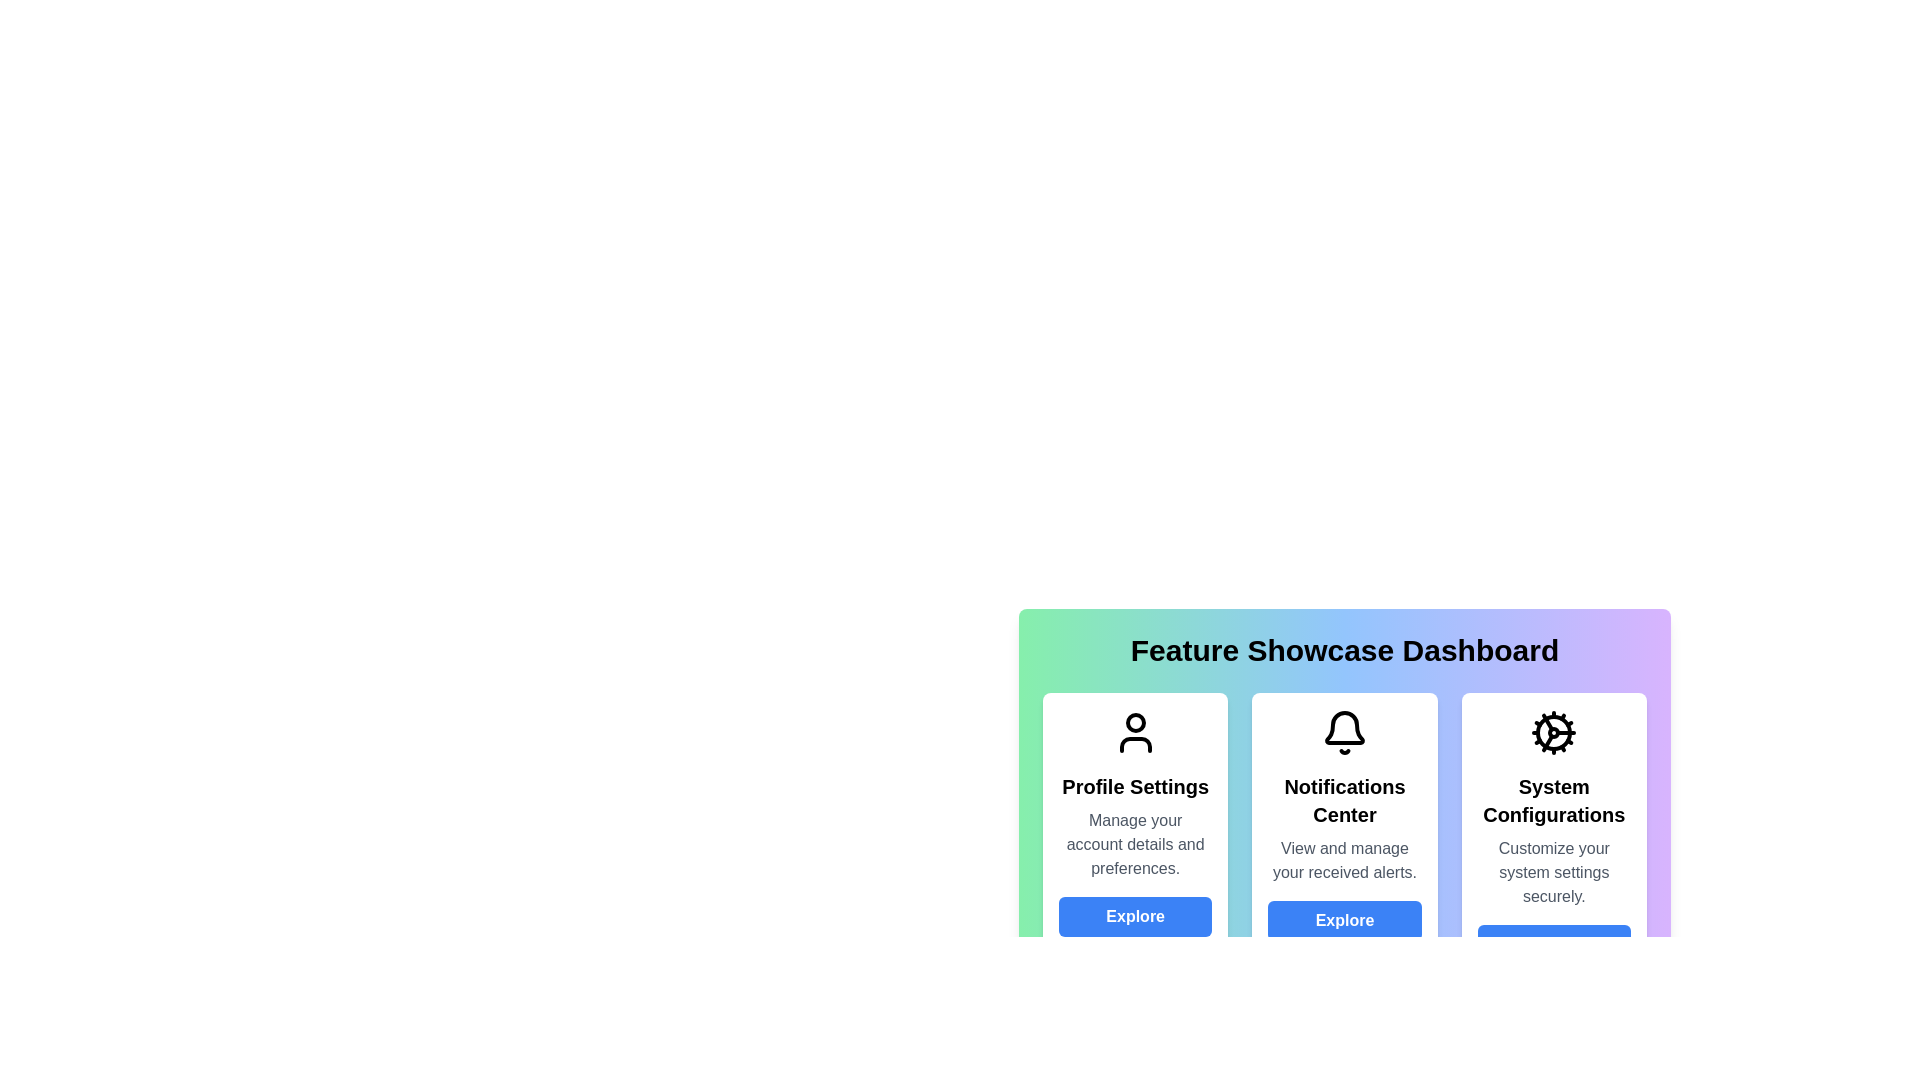  Describe the element at coordinates (1553, 837) in the screenshot. I see `the 'Explore' button on the third card in the middle section of the interface` at that location.